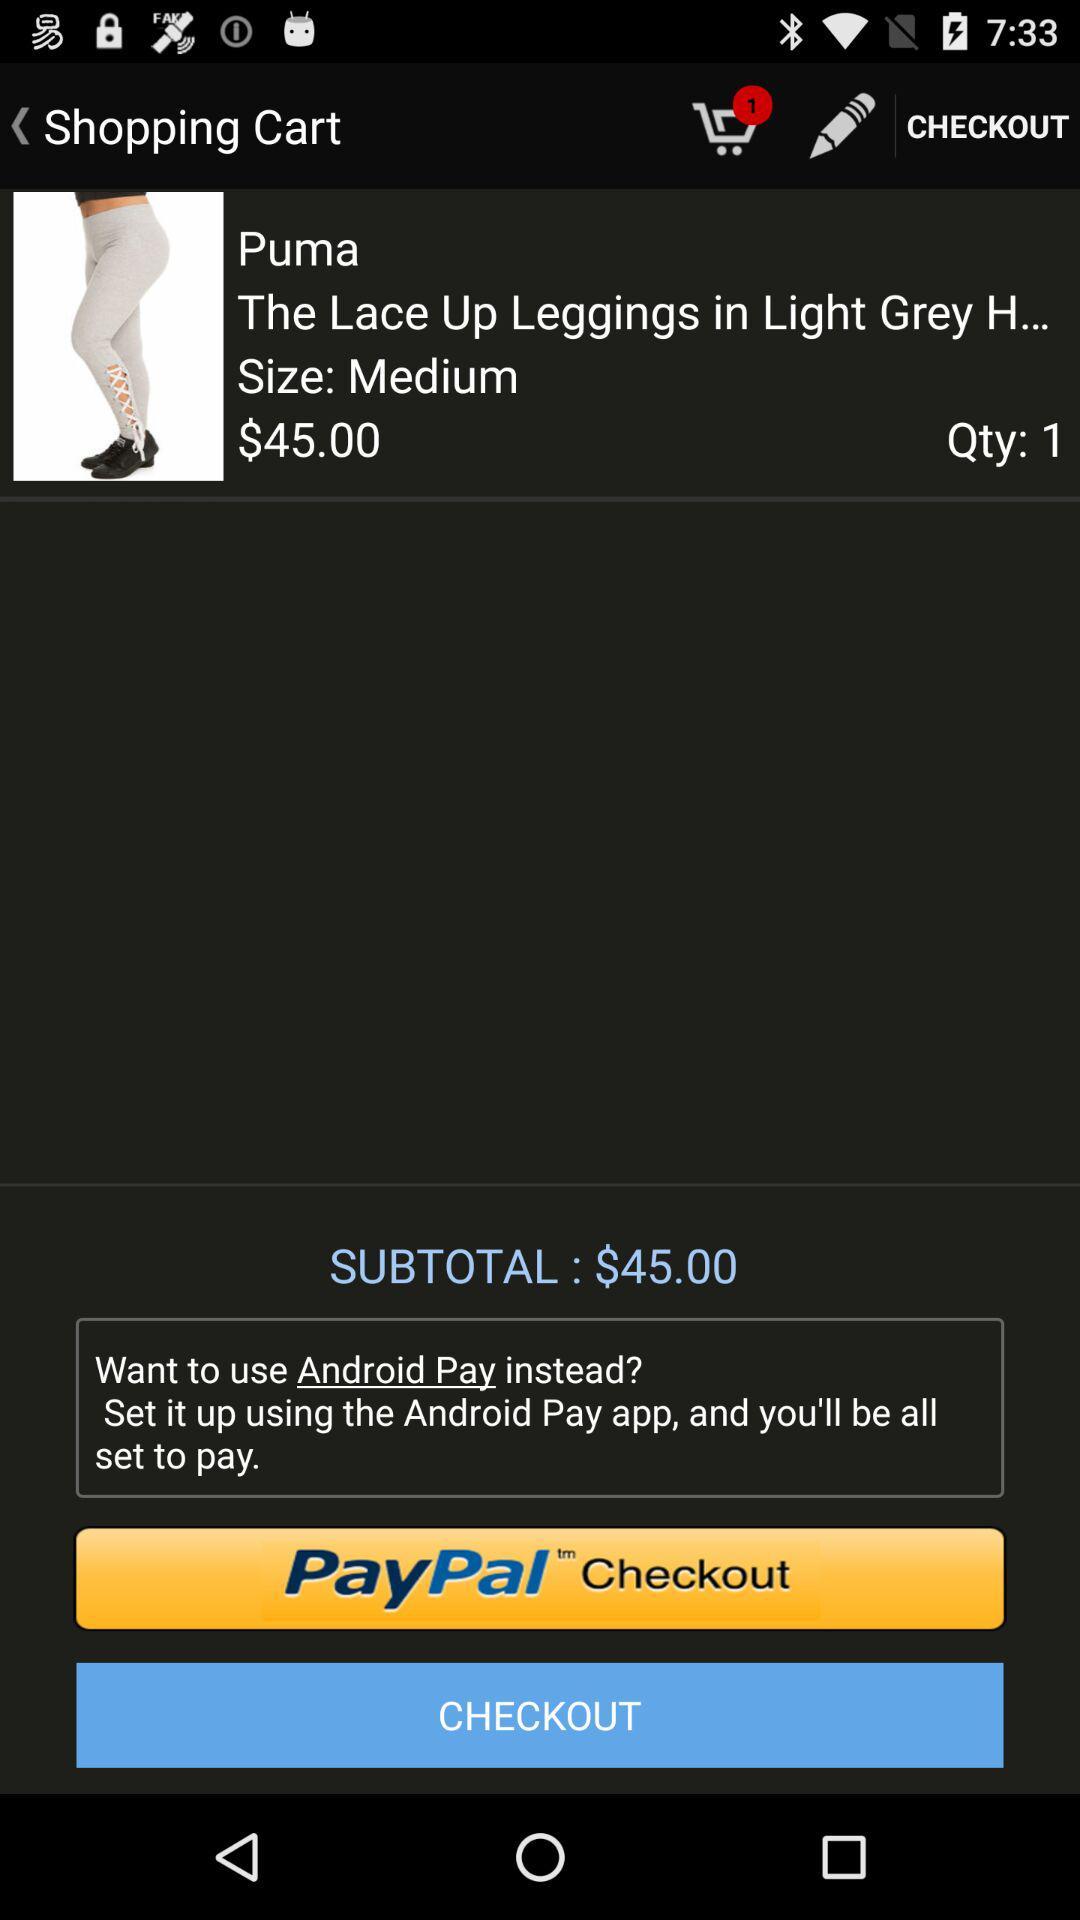  Describe the element at coordinates (986, 124) in the screenshot. I see `checkout` at that location.